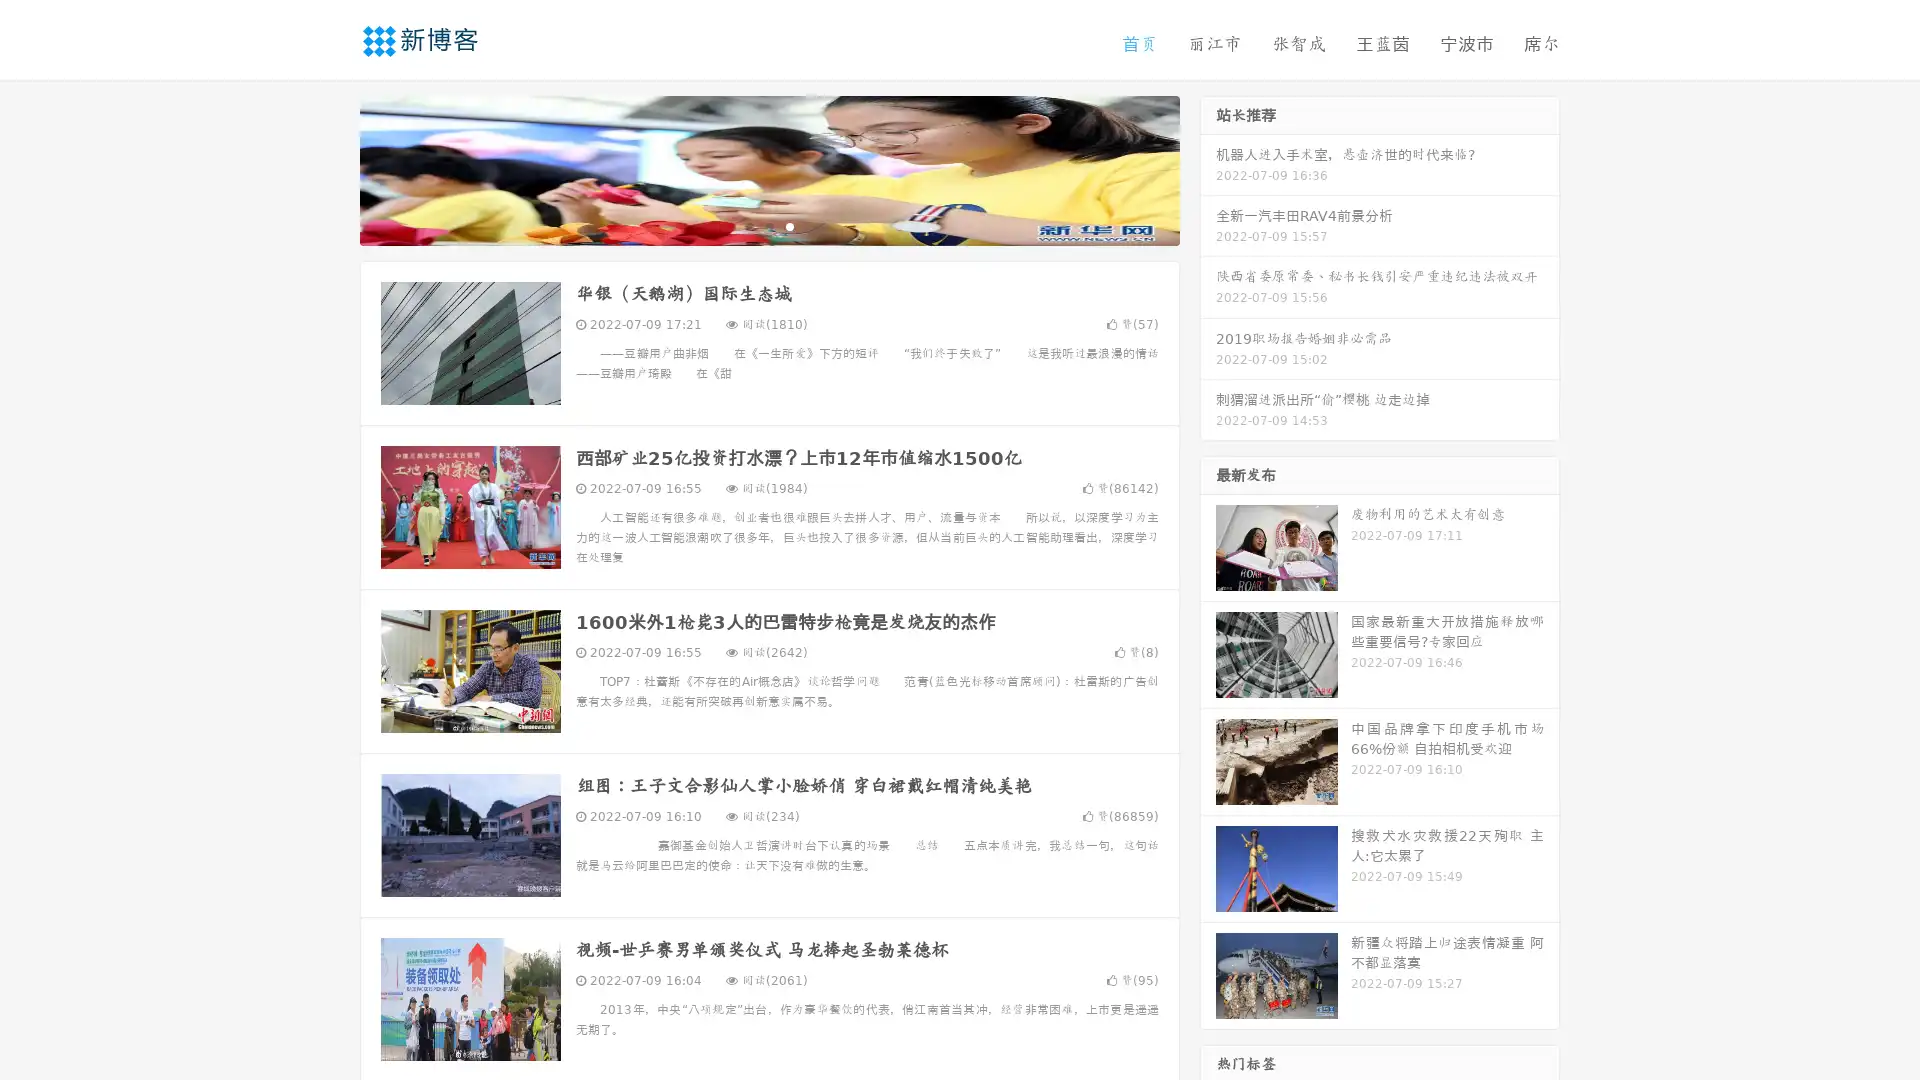  Describe the element at coordinates (330, 168) in the screenshot. I see `Previous slide` at that location.